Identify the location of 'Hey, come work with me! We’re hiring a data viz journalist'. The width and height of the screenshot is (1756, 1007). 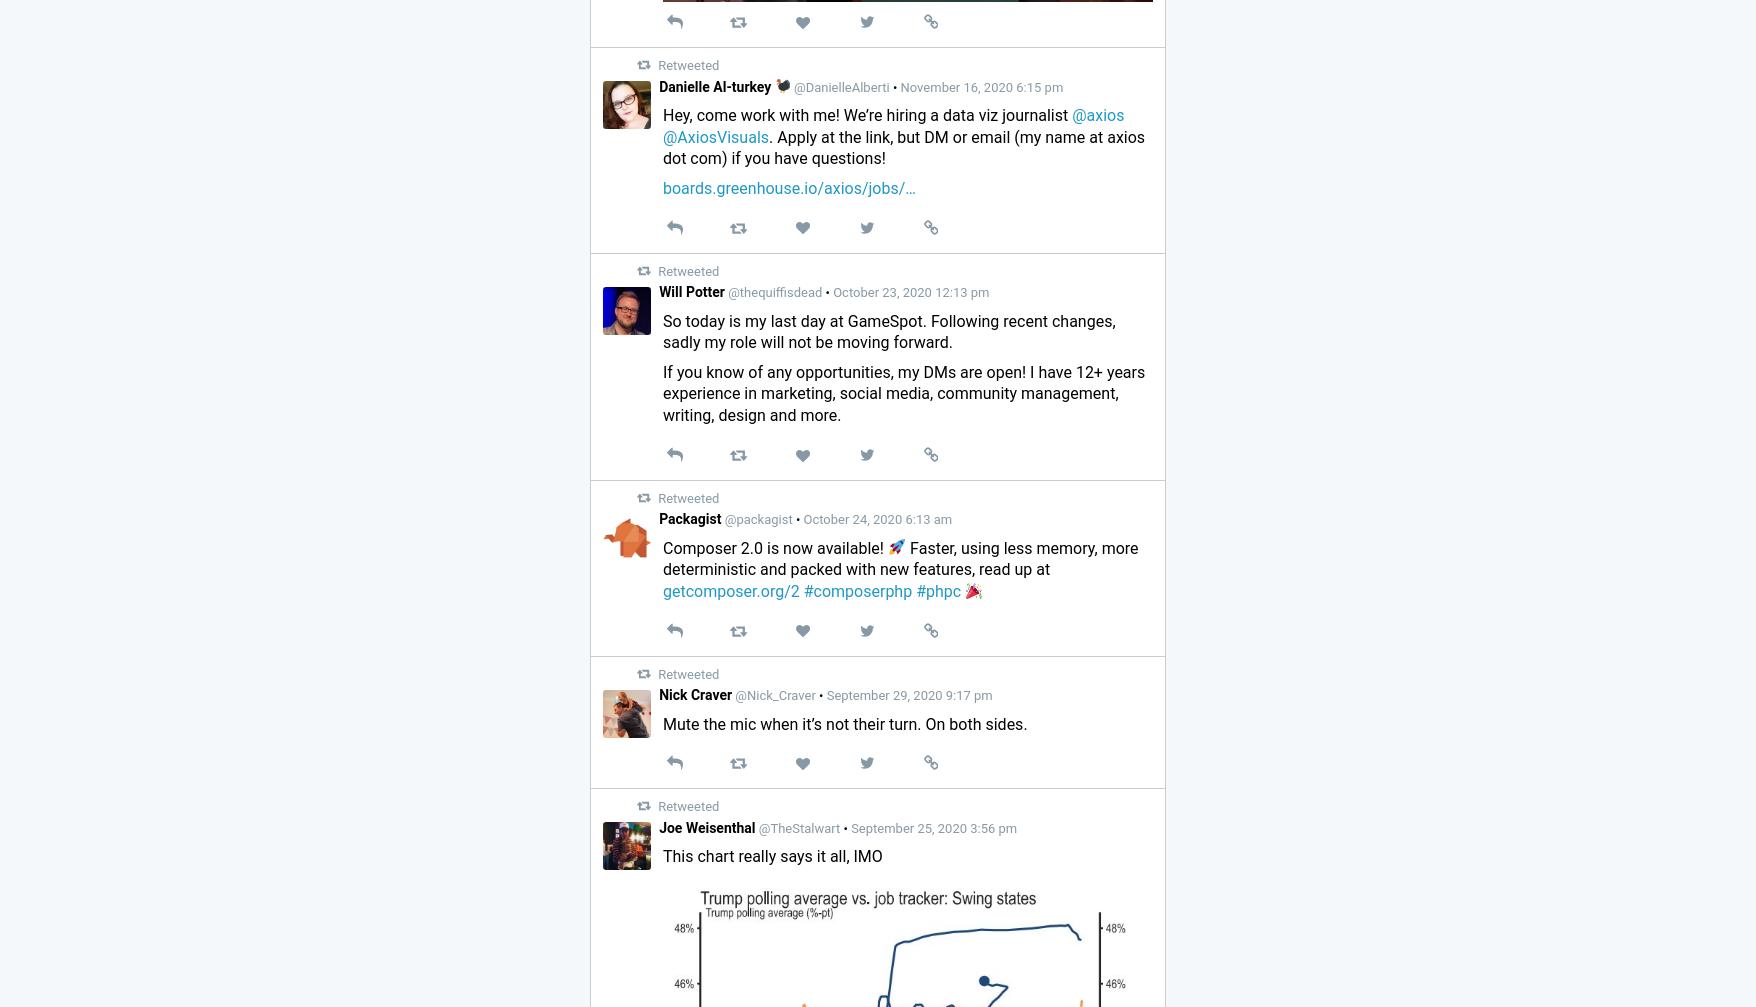
(663, 115).